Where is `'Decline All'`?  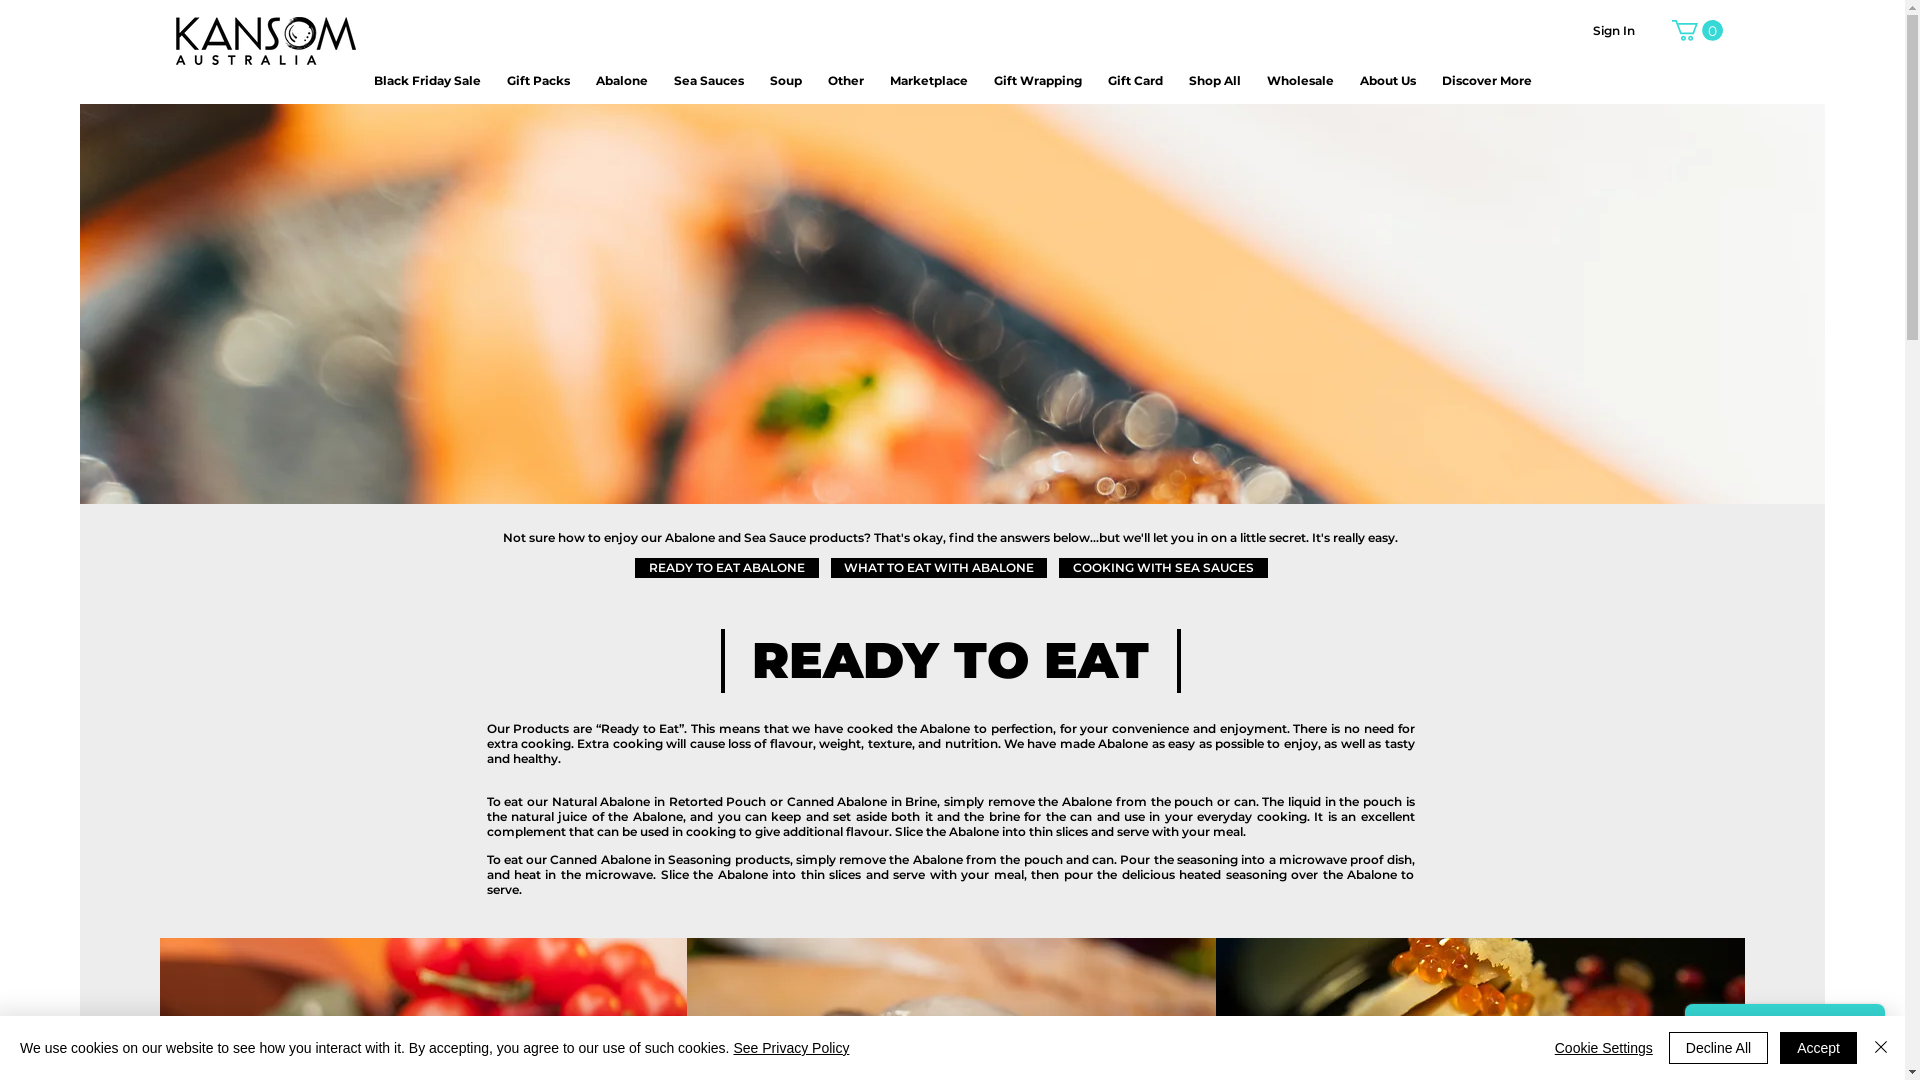 'Decline All' is located at coordinates (1717, 1047).